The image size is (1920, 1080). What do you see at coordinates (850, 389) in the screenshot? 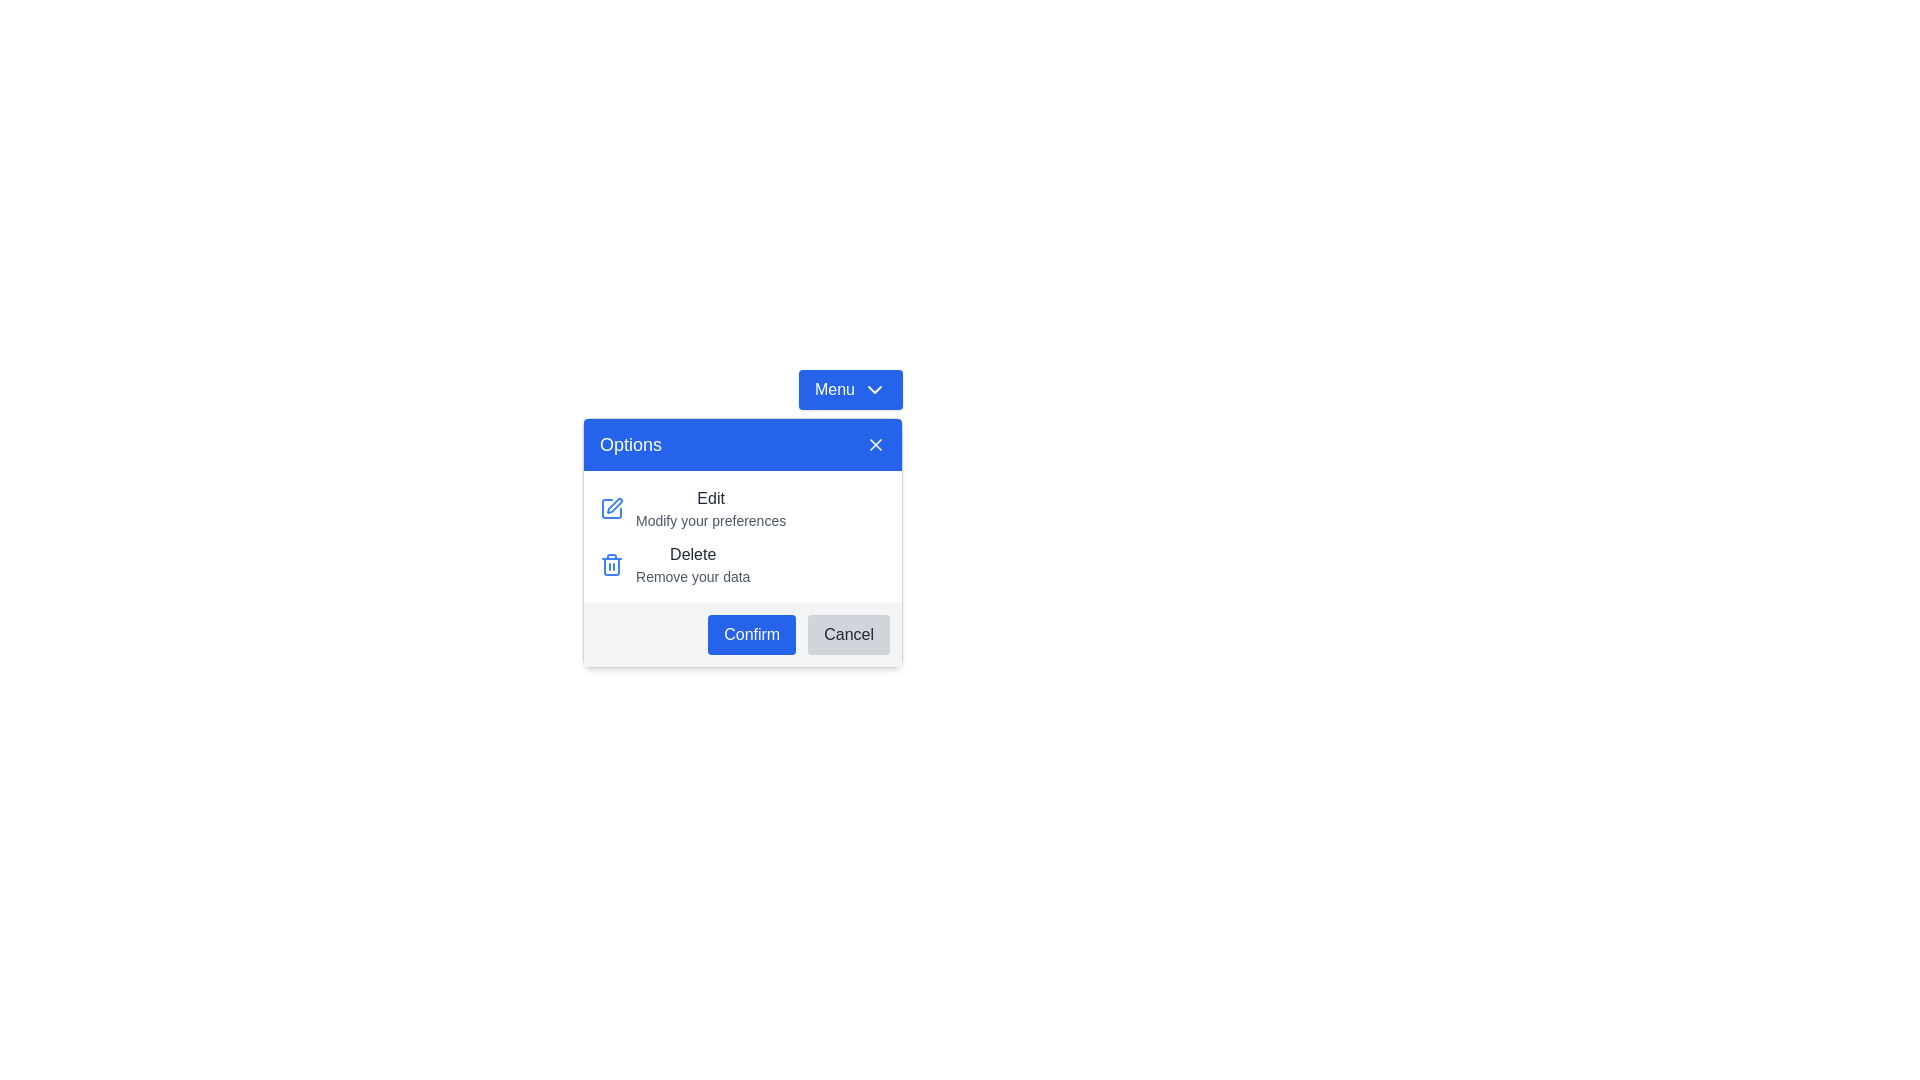
I see `the blue rectangular button labeled 'Menu' with a downward-facing arrow icon` at bounding box center [850, 389].